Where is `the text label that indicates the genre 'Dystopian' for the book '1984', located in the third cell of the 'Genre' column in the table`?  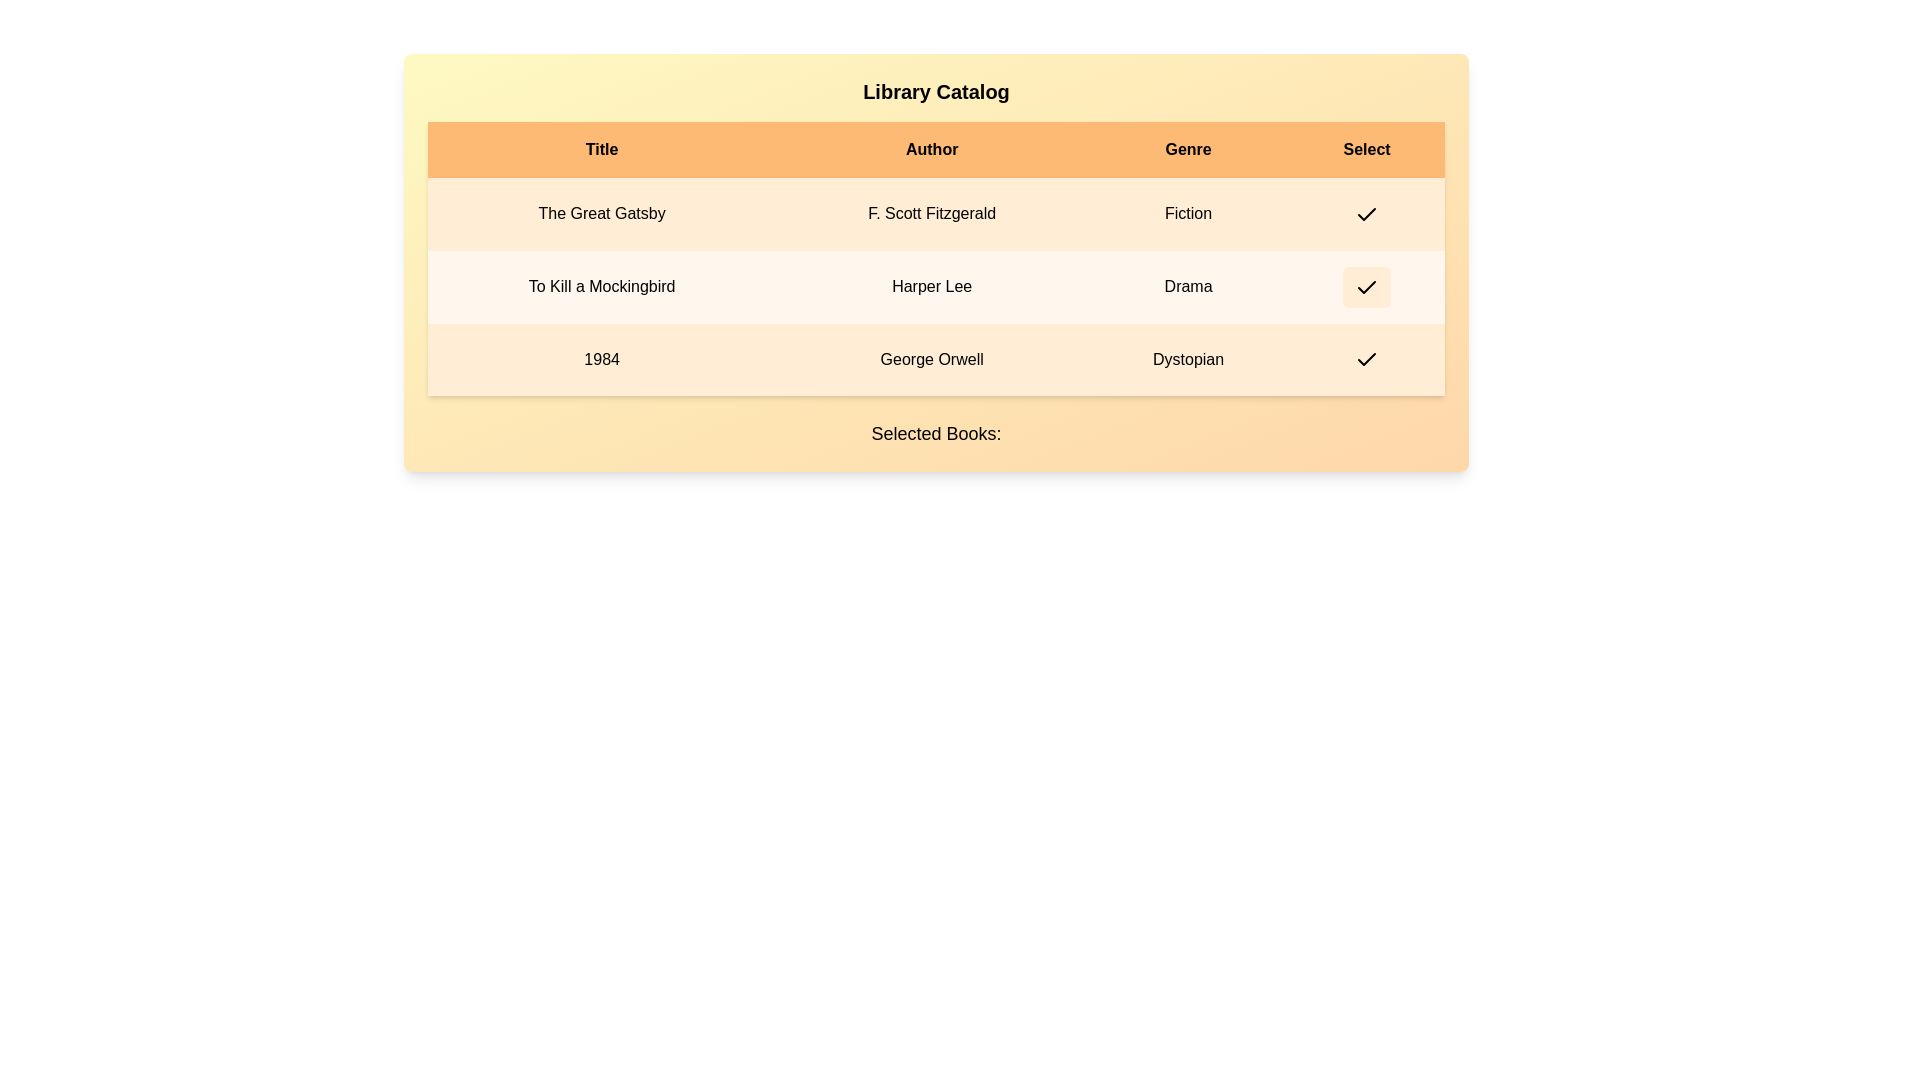
the text label that indicates the genre 'Dystopian' for the book '1984', located in the third cell of the 'Genre' column in the table is located at coordinates (1188, 358).